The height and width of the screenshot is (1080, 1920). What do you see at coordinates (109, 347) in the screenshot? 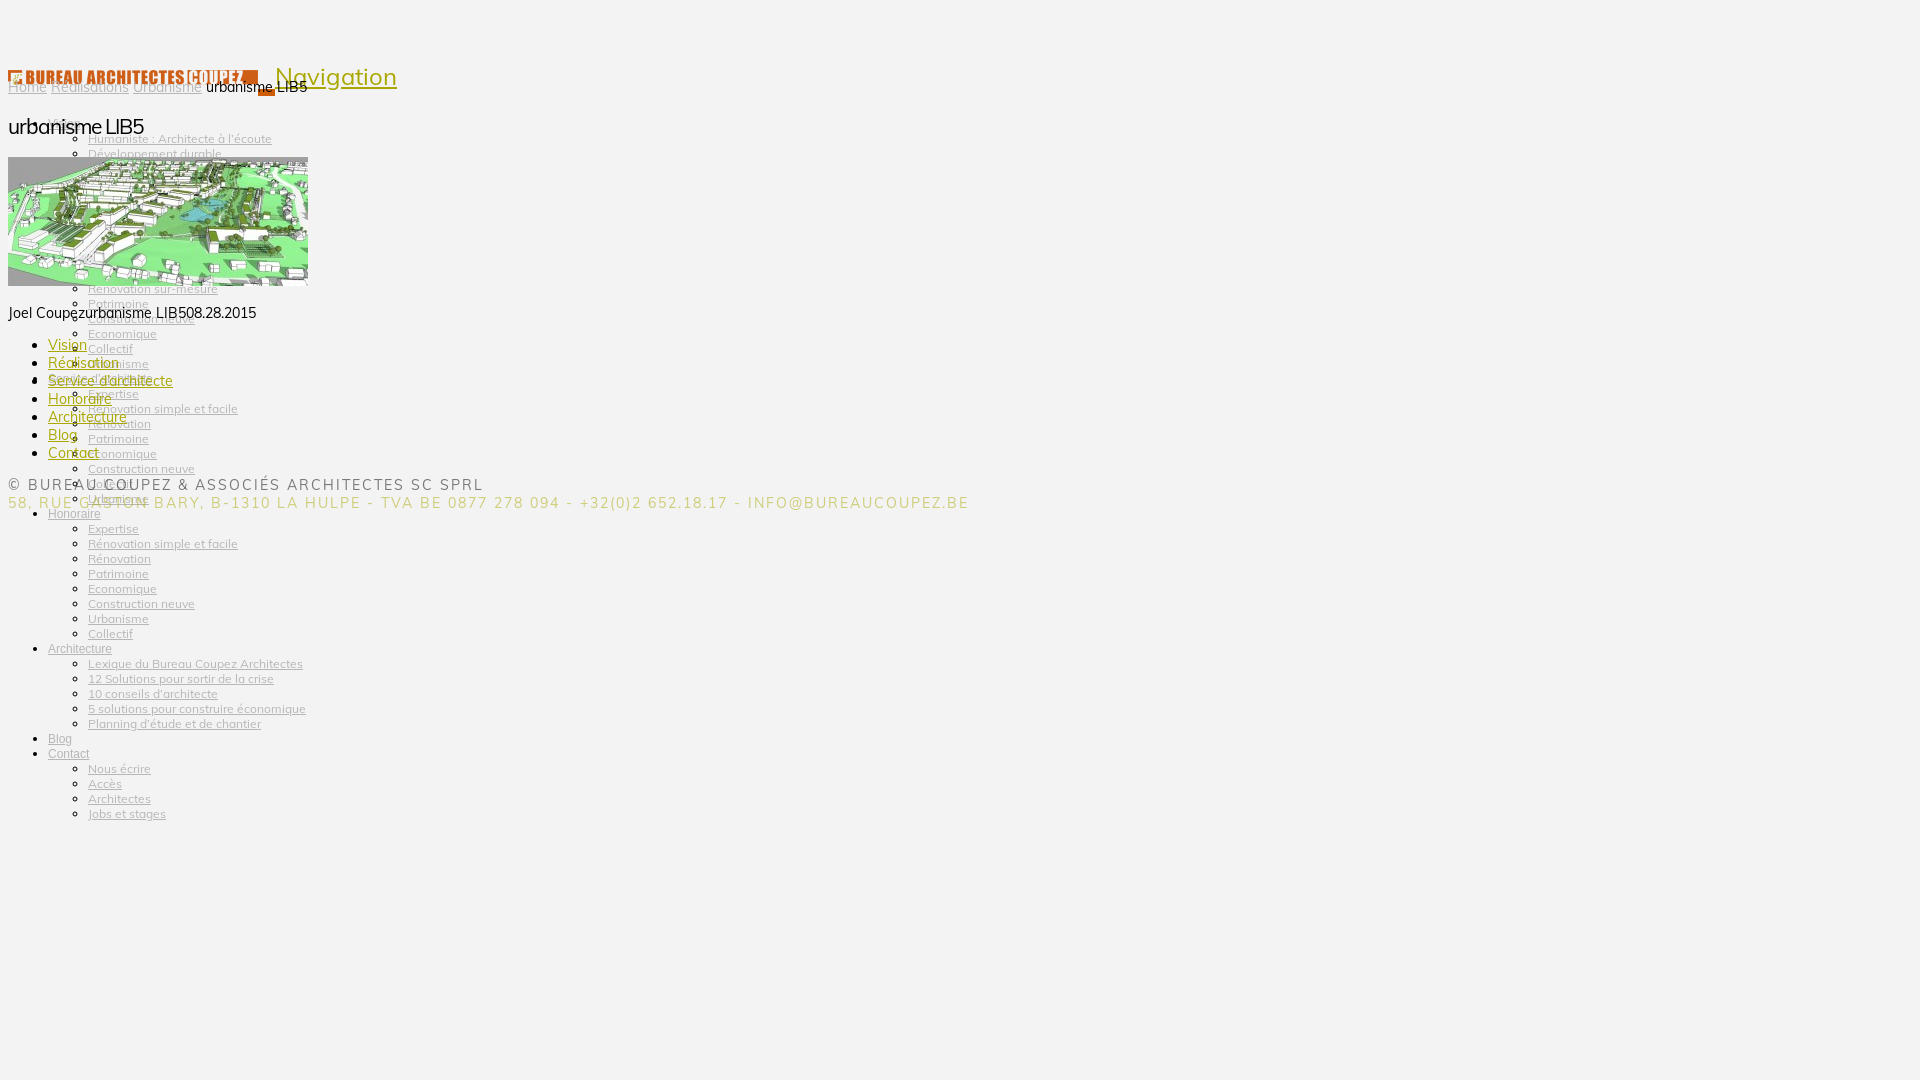
I see `'Collectif'` at bounding box center [109, 347].